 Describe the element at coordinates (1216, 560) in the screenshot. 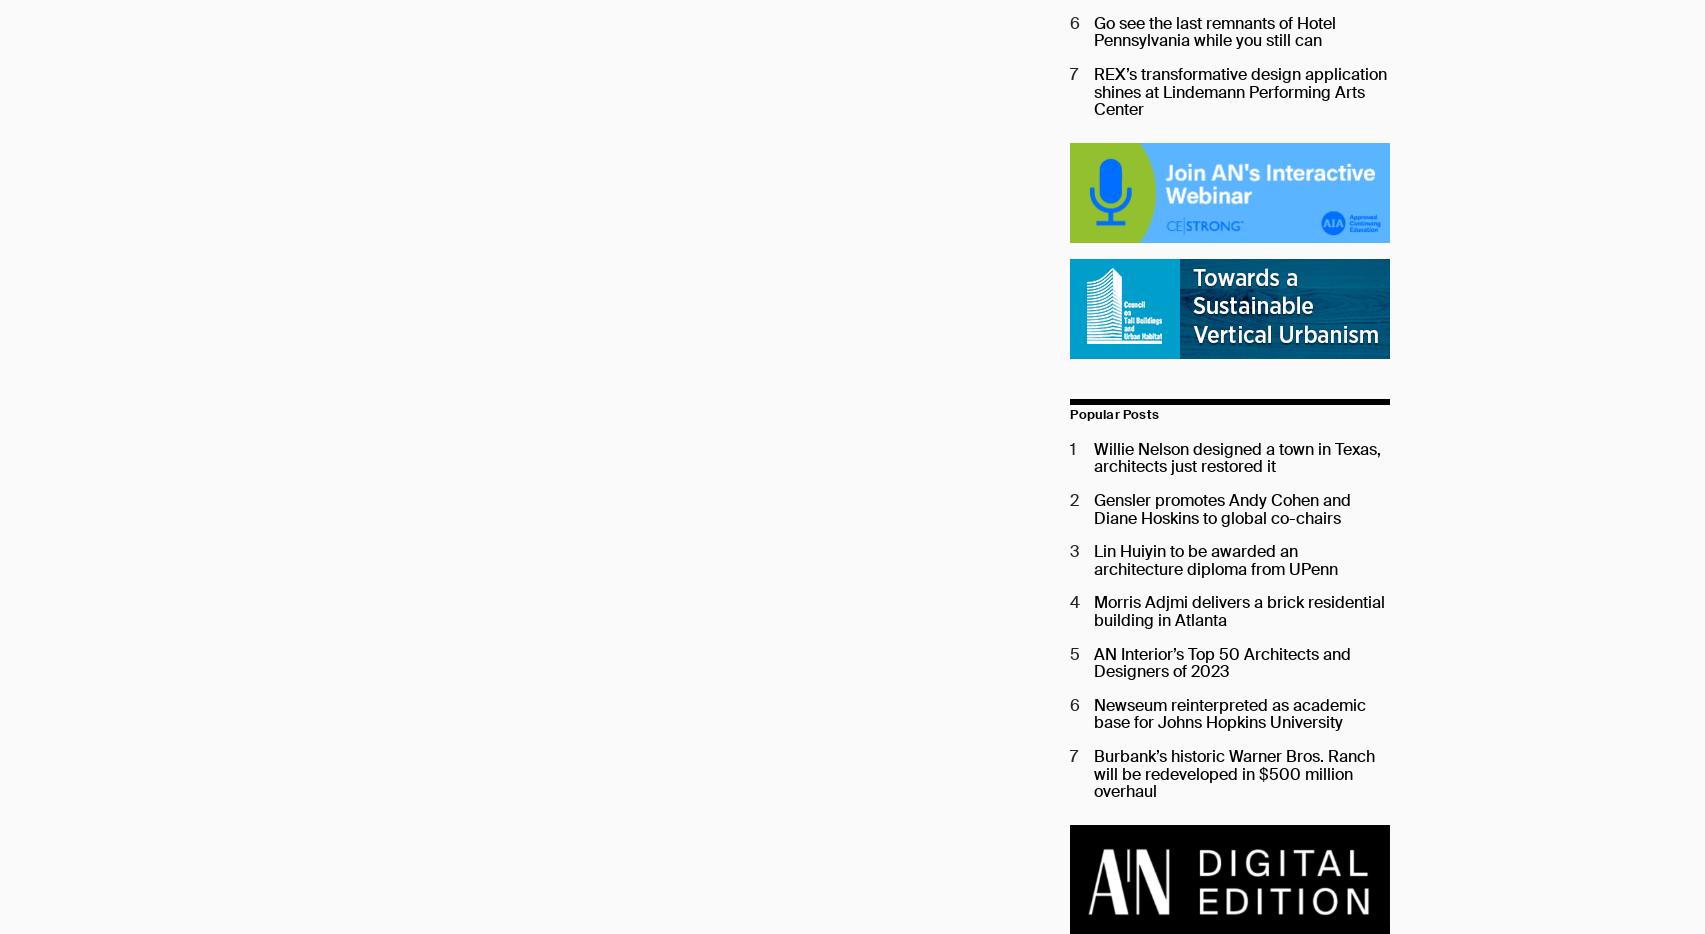

I see `'Lin Huiyin to be awarded an architecture diploma from UPenn'` at that location.